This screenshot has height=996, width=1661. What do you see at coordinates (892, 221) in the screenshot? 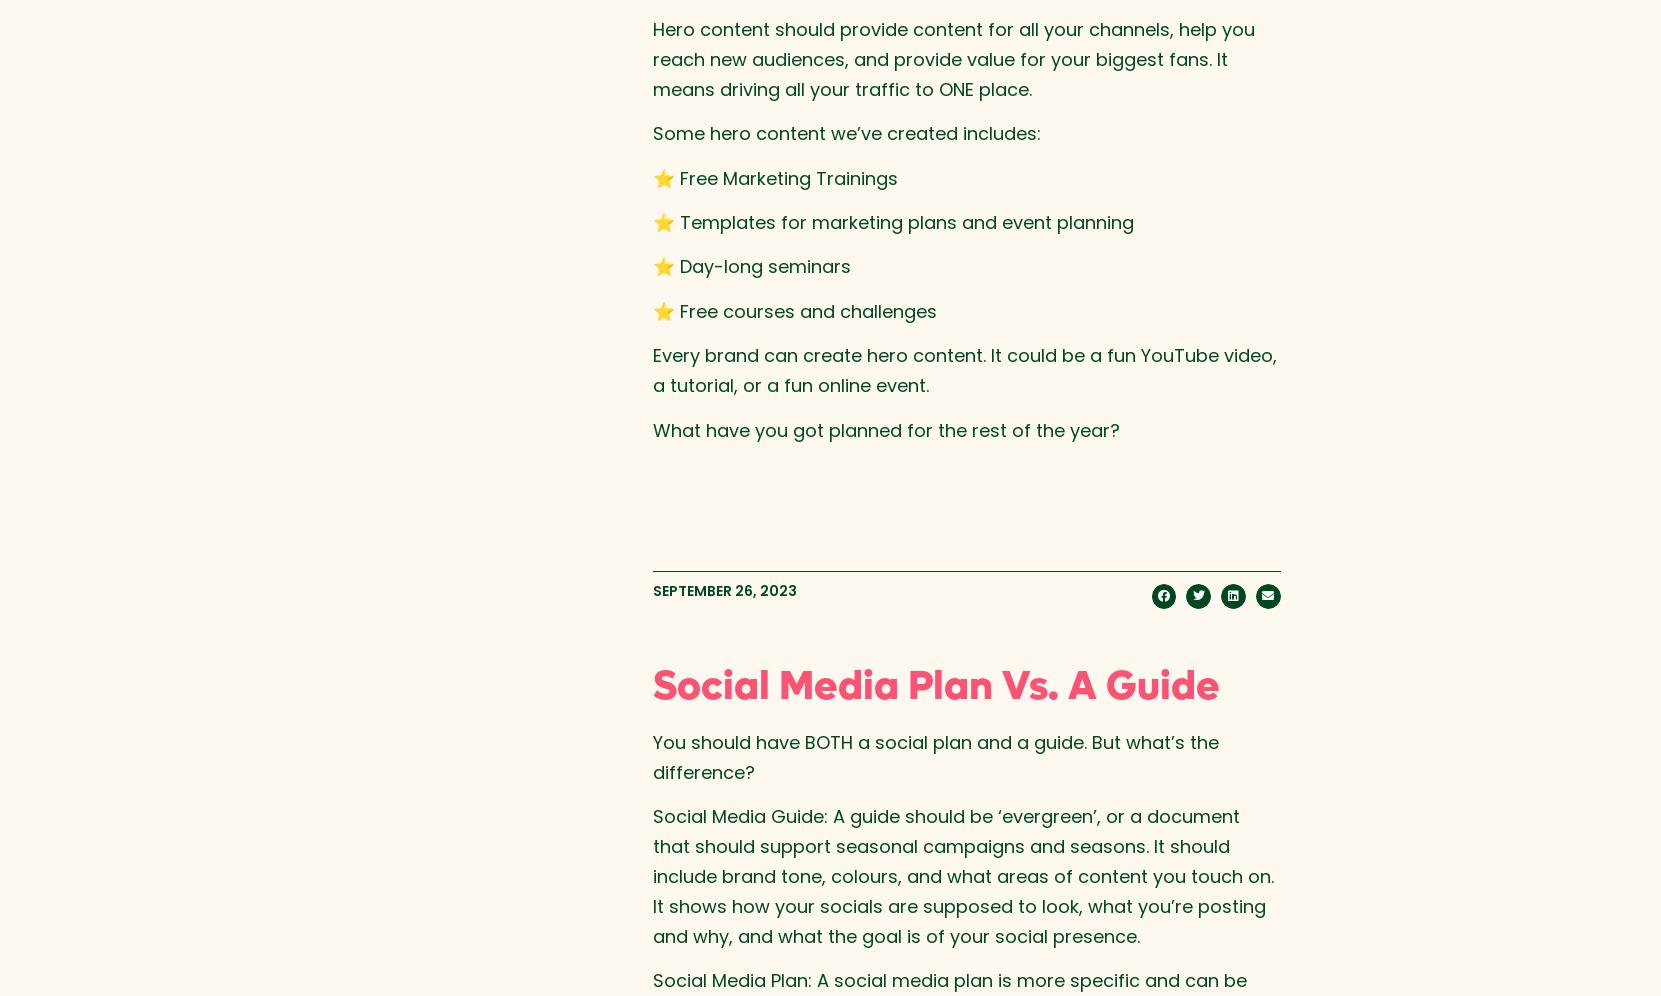
I see `'⭐️ Templates for marketing plans and event planning⁠'` at bounding box center [892, 221].